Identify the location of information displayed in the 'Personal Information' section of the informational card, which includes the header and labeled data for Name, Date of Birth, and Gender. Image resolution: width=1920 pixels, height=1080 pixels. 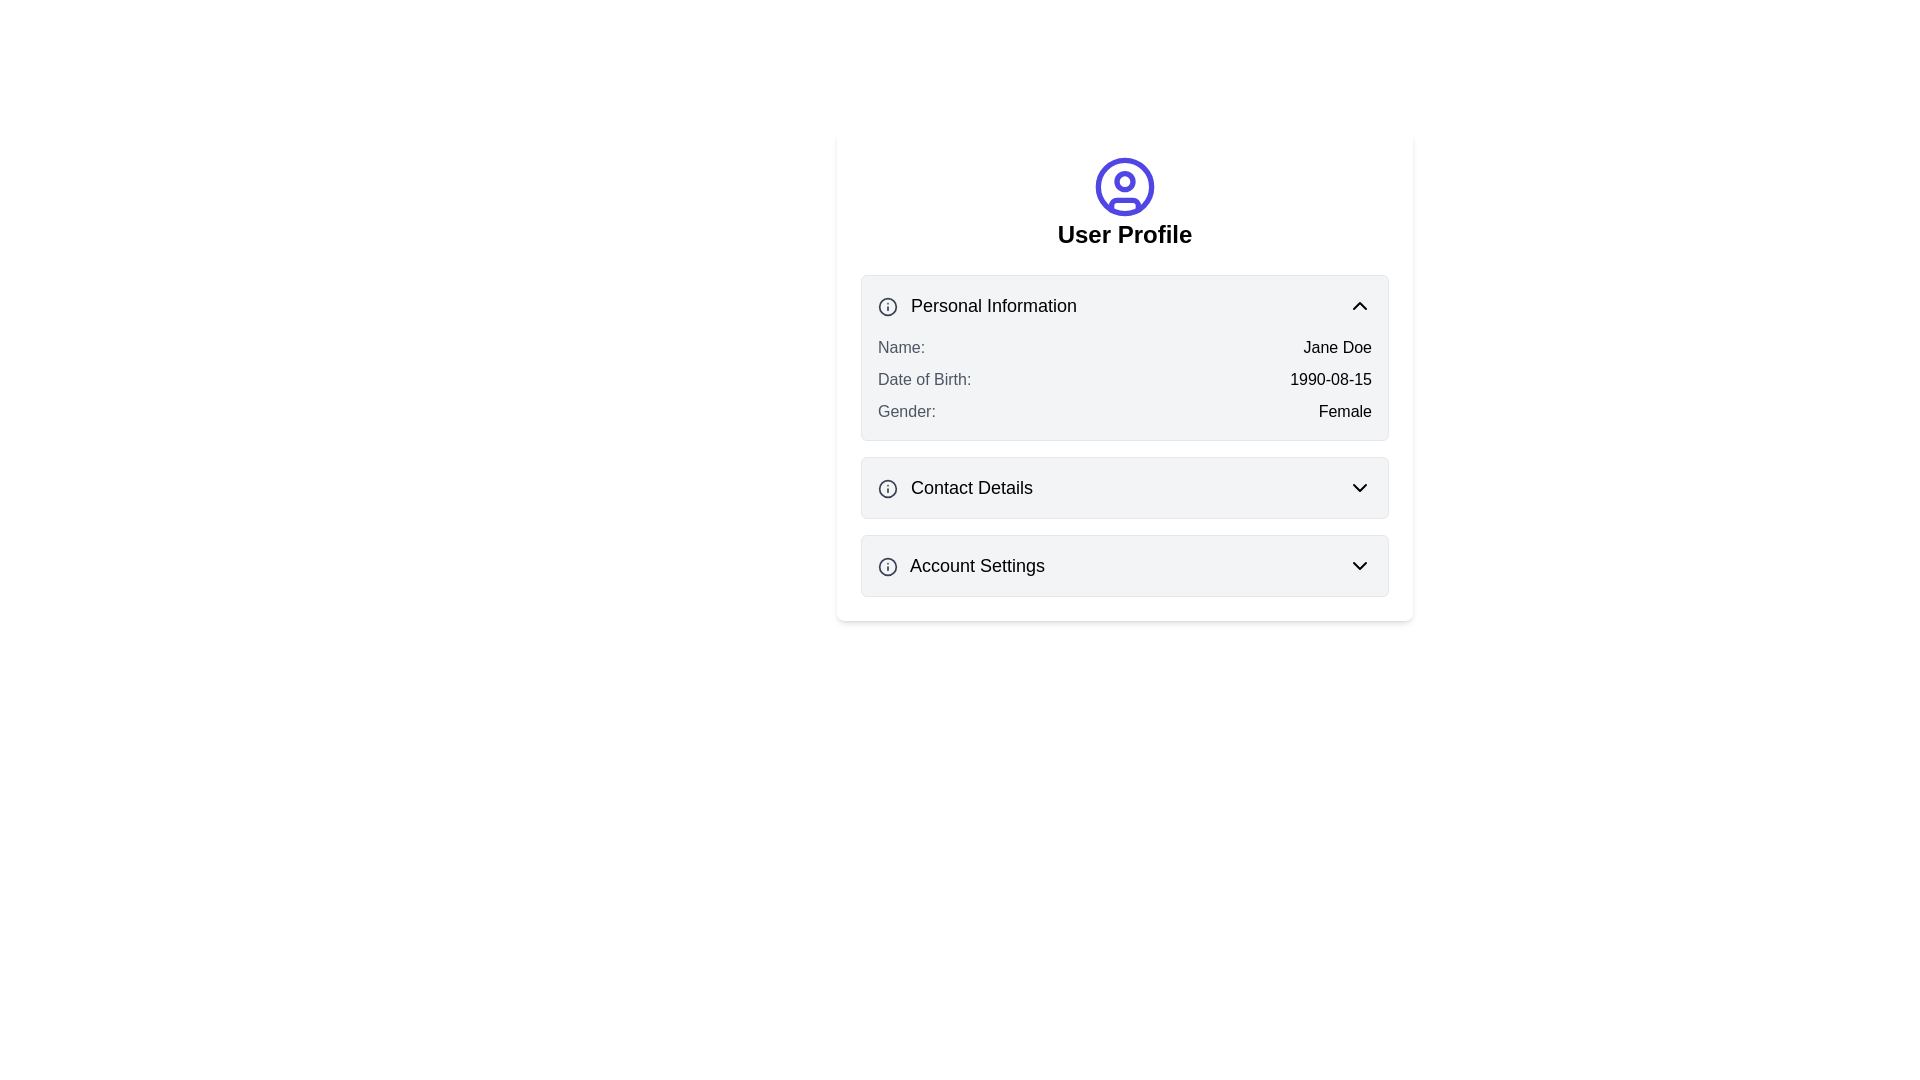
(1124, 357).